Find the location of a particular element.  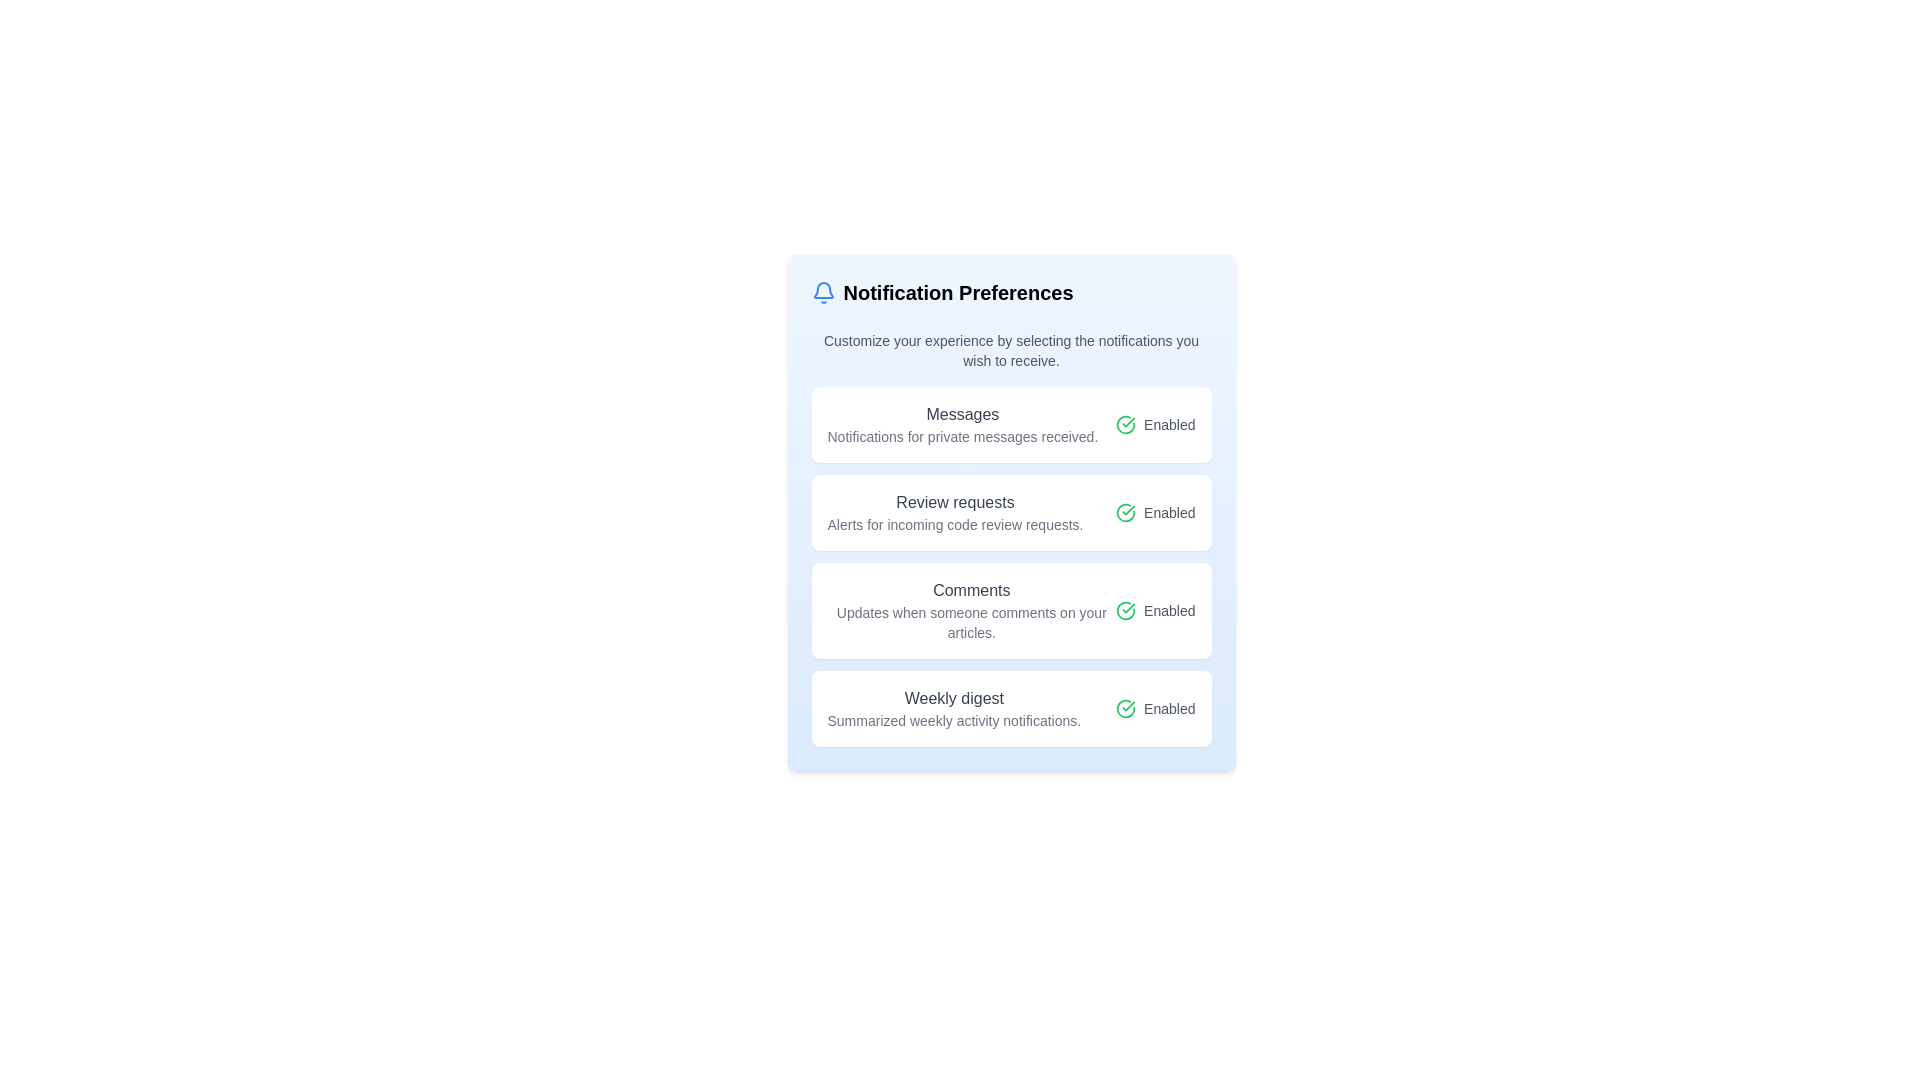

the fourth item in the notification preferences pane, which represents the 'Weekly digest' notification setting is located at coordinates (1011, 708).